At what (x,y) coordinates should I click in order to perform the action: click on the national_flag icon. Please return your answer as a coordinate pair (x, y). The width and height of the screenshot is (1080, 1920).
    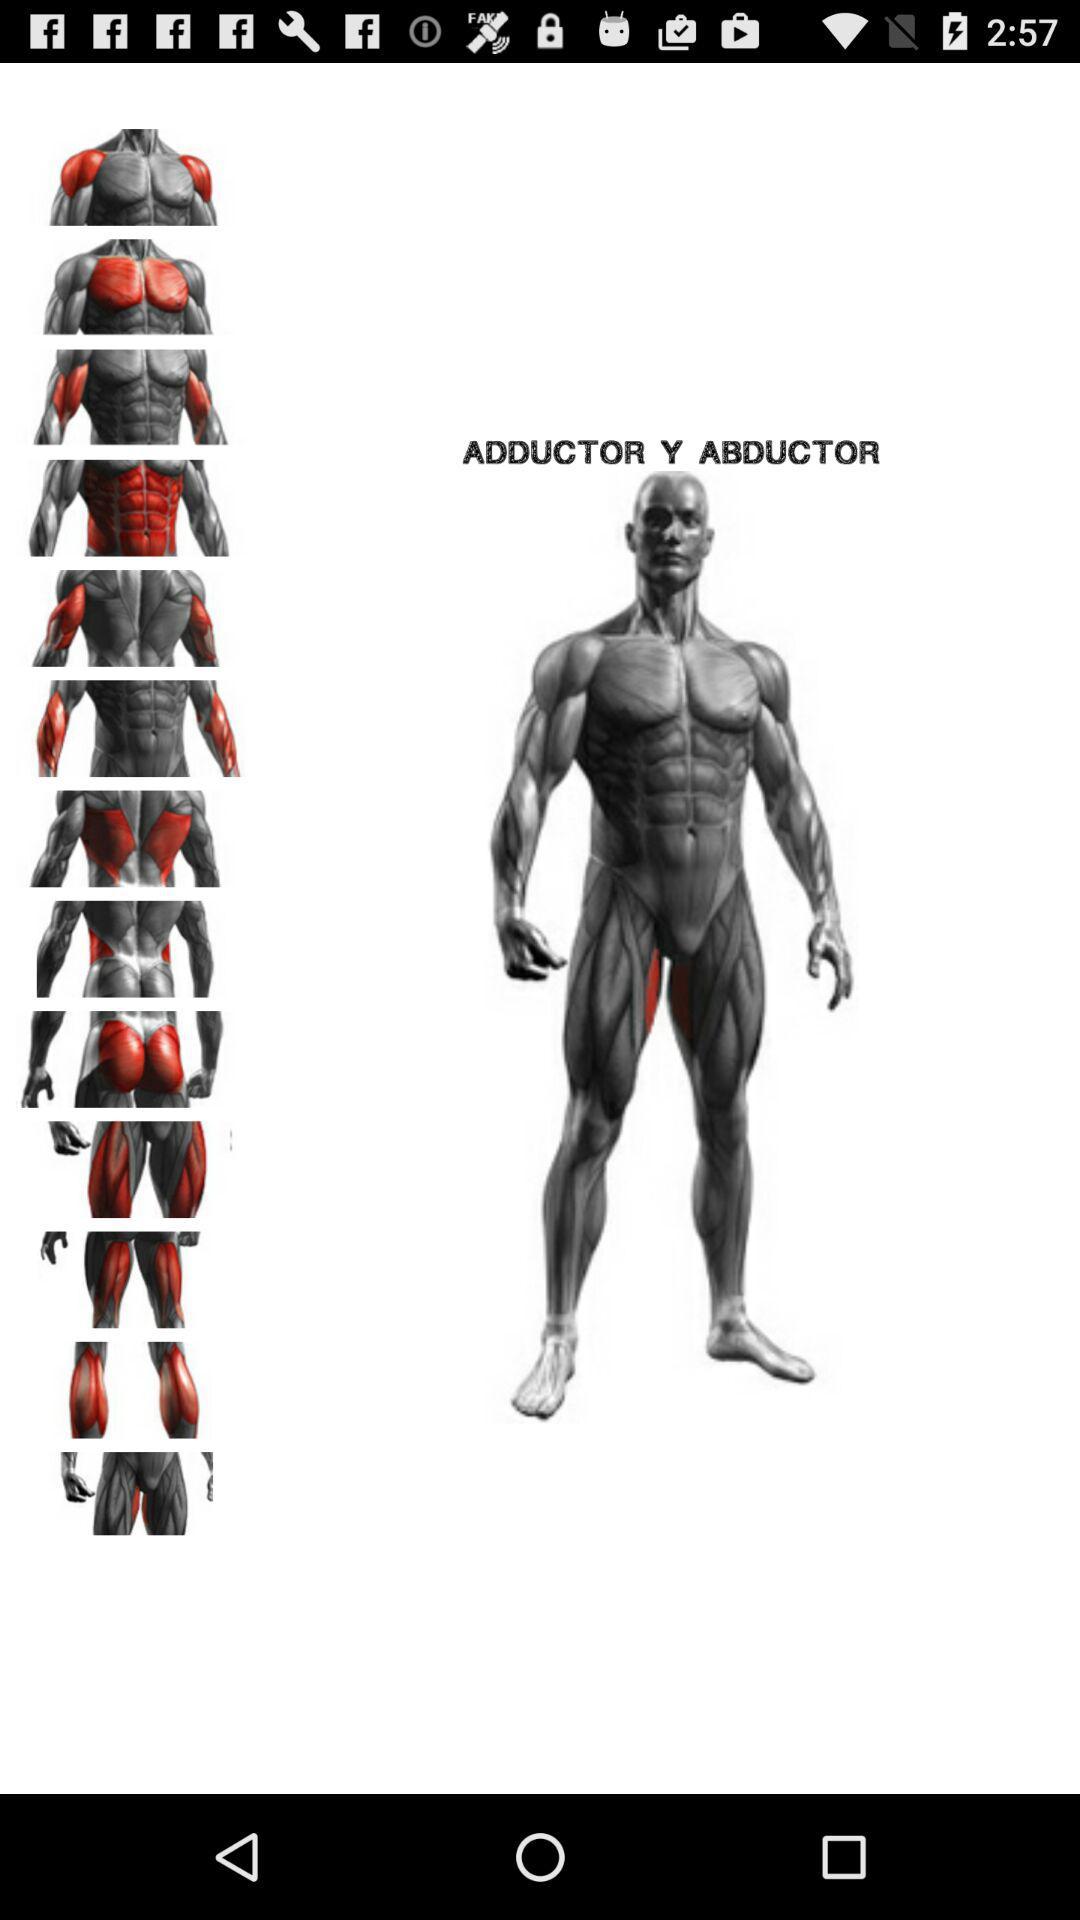
    Looking at the image, I should click on (131, 1597).